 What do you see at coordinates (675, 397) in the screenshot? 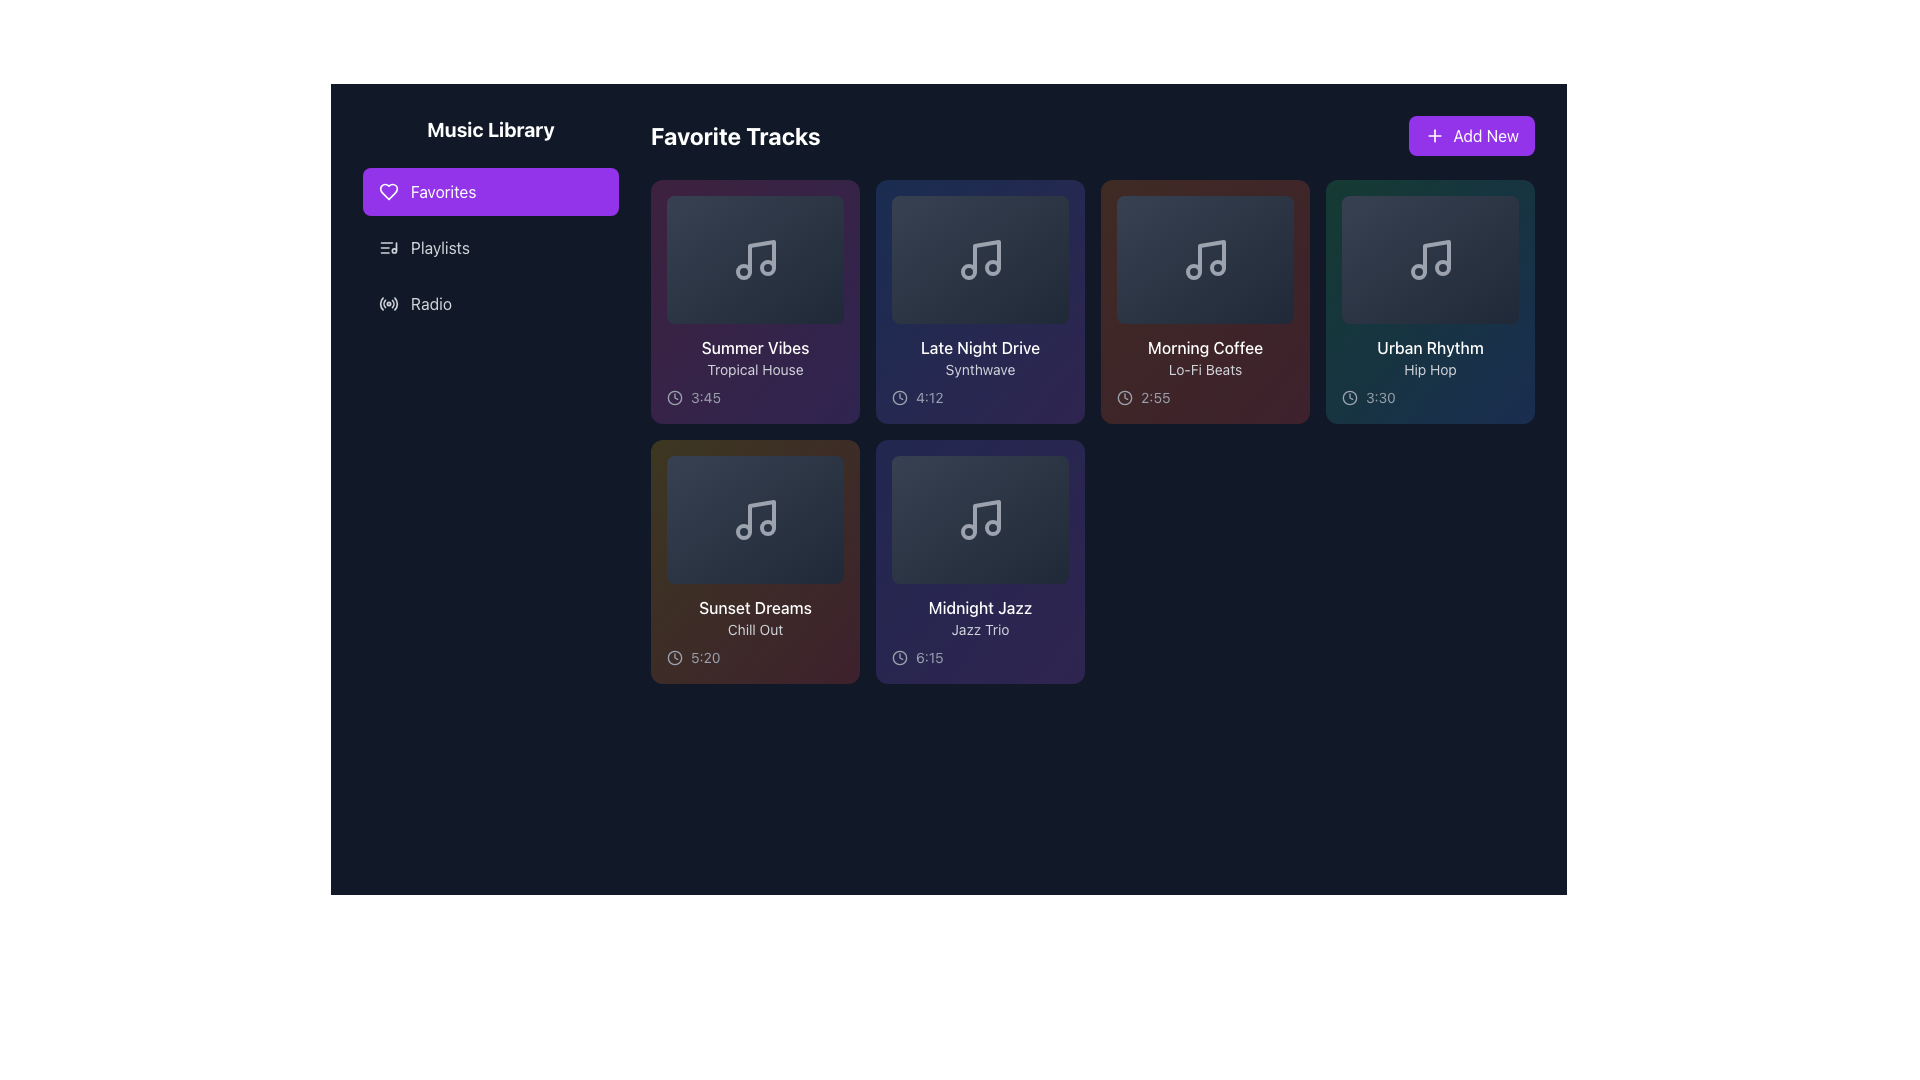
I see `the circular clock icon representing the 'Summer Vibes' card, located at the top left corner of the card` at bounding box center [675, 397].